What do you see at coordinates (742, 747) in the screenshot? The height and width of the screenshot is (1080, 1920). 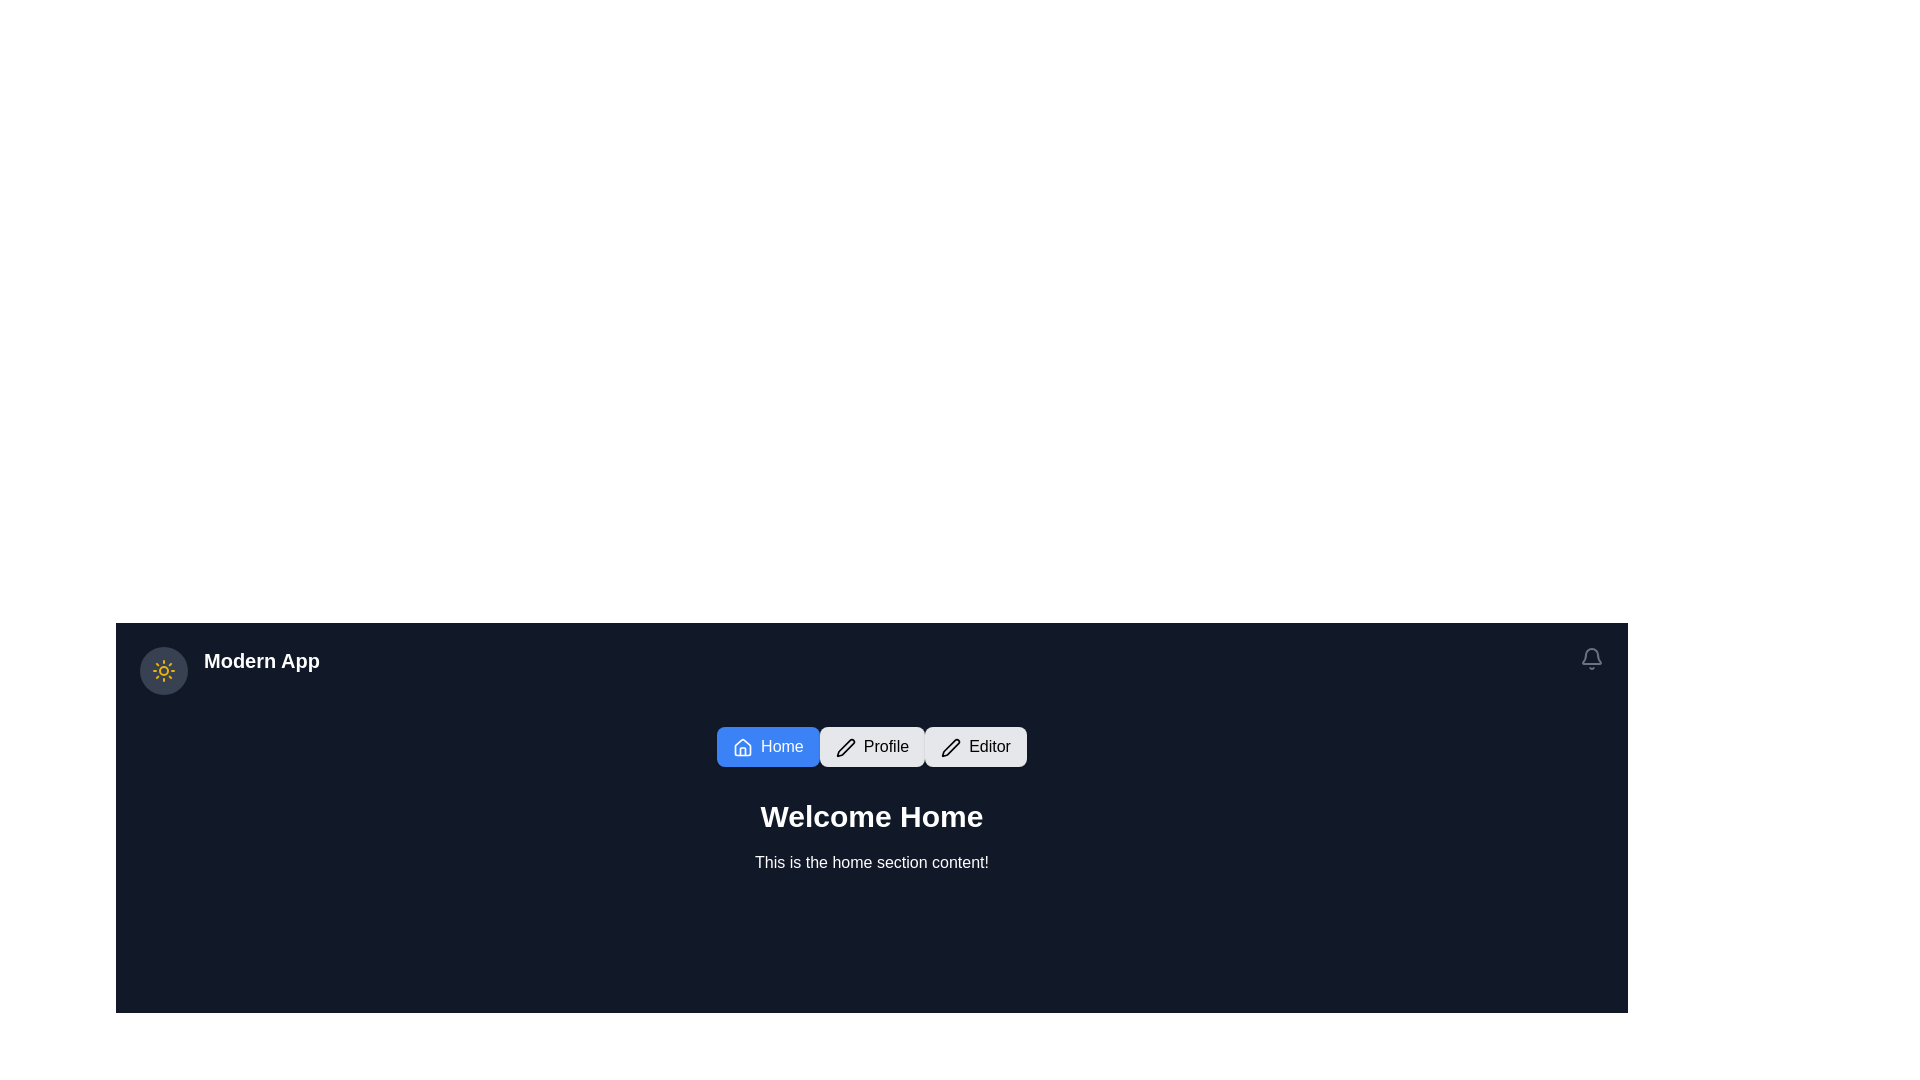 I see `the home icon located` at bounding box center [742, 747].